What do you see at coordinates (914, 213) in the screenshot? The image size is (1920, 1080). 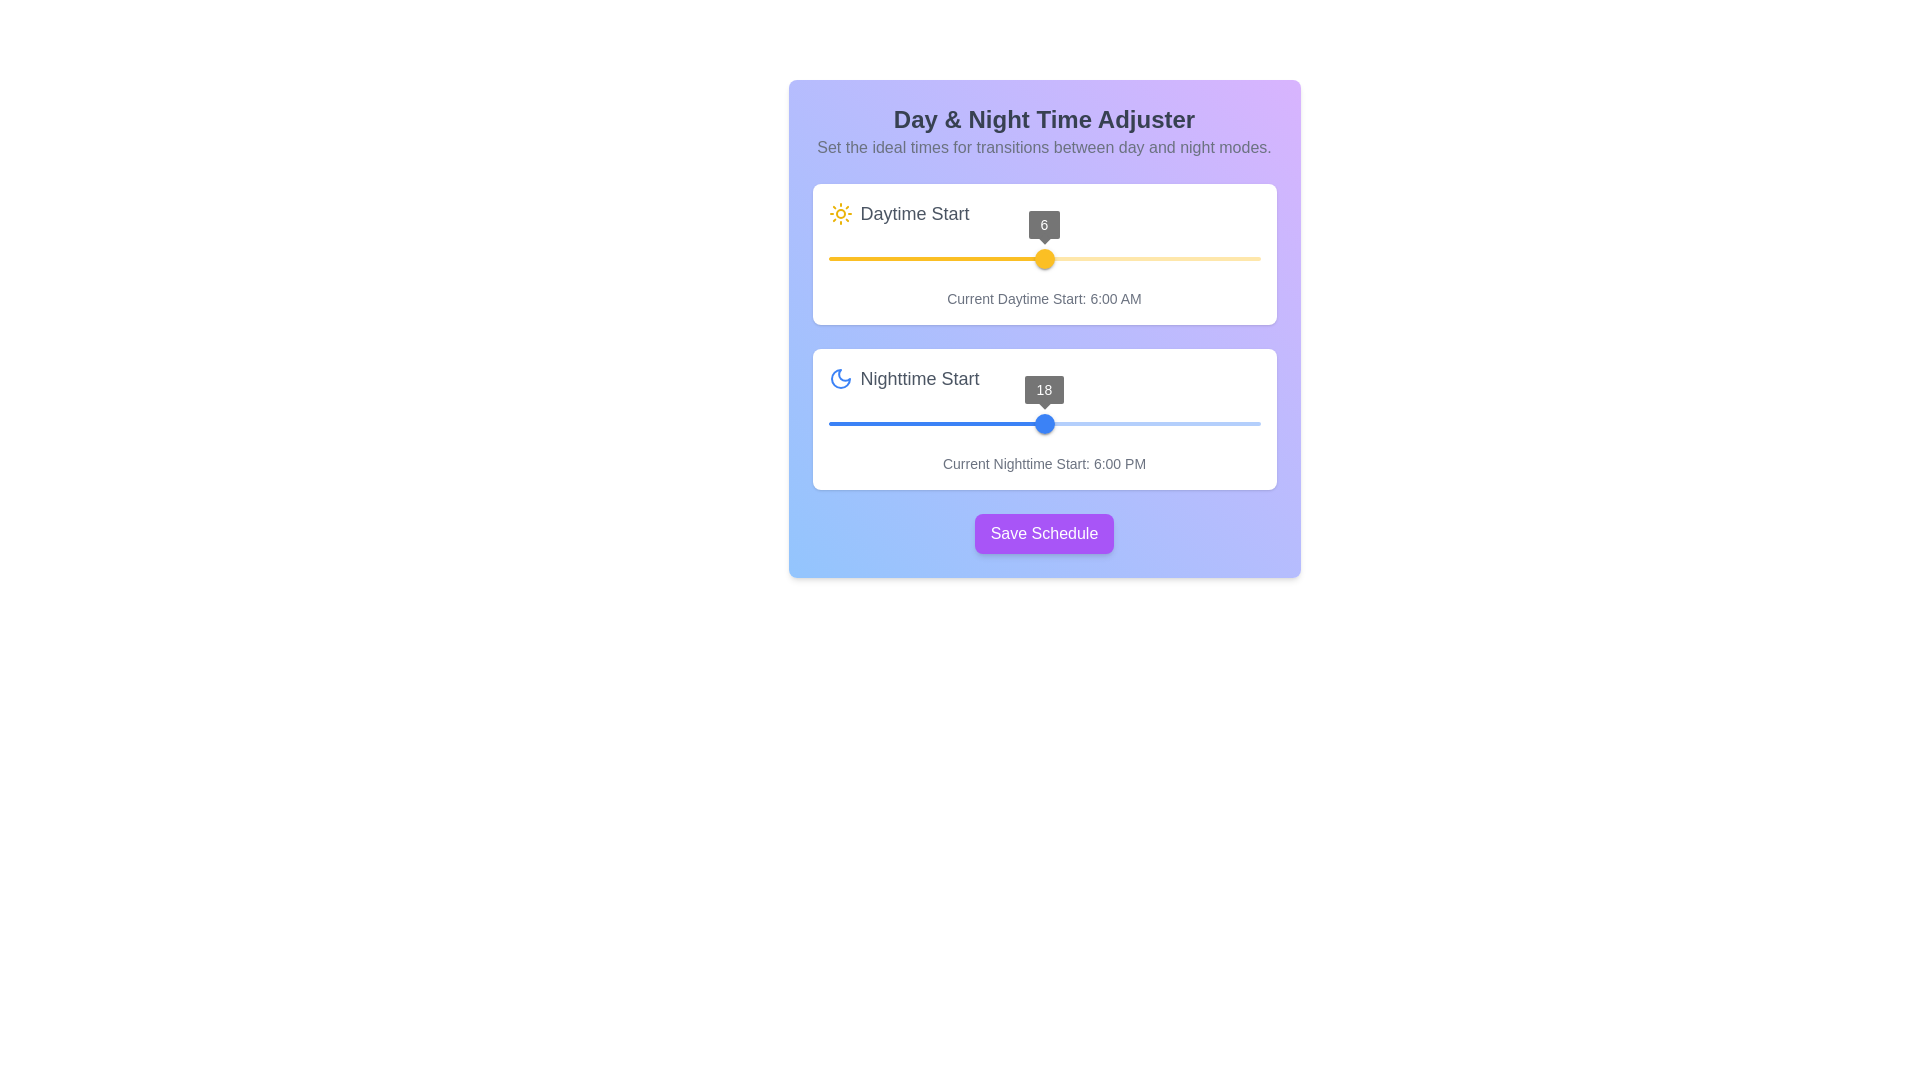 I see `the 'Daytime Start' label, which is styled with a large gray font and located next to a sun-shaped icon` at bounding box center [914, 213].